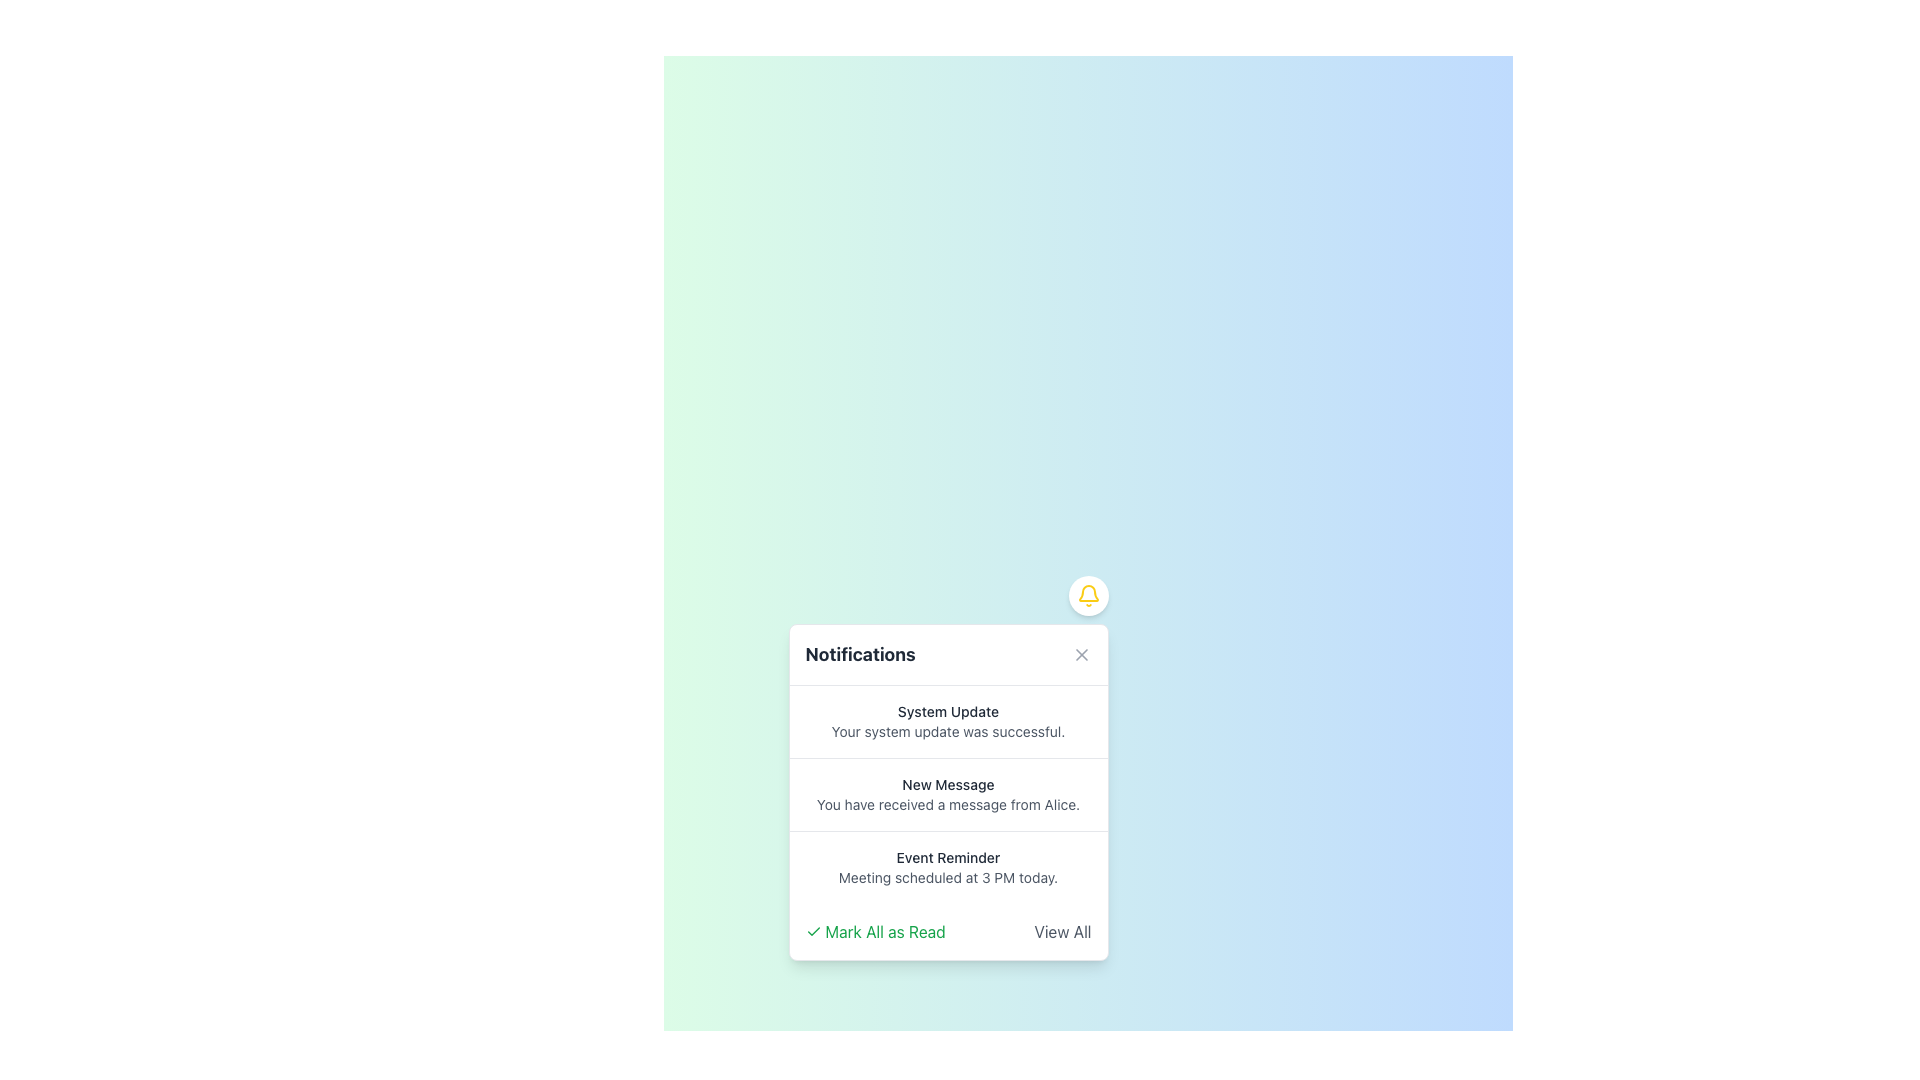  What do you see at coordinates (1061, 932) in the screenshot?
I see `the 'View All' text button located in the lower-right corner of the notification interface to change its color` at bounding box center [1061, 932].